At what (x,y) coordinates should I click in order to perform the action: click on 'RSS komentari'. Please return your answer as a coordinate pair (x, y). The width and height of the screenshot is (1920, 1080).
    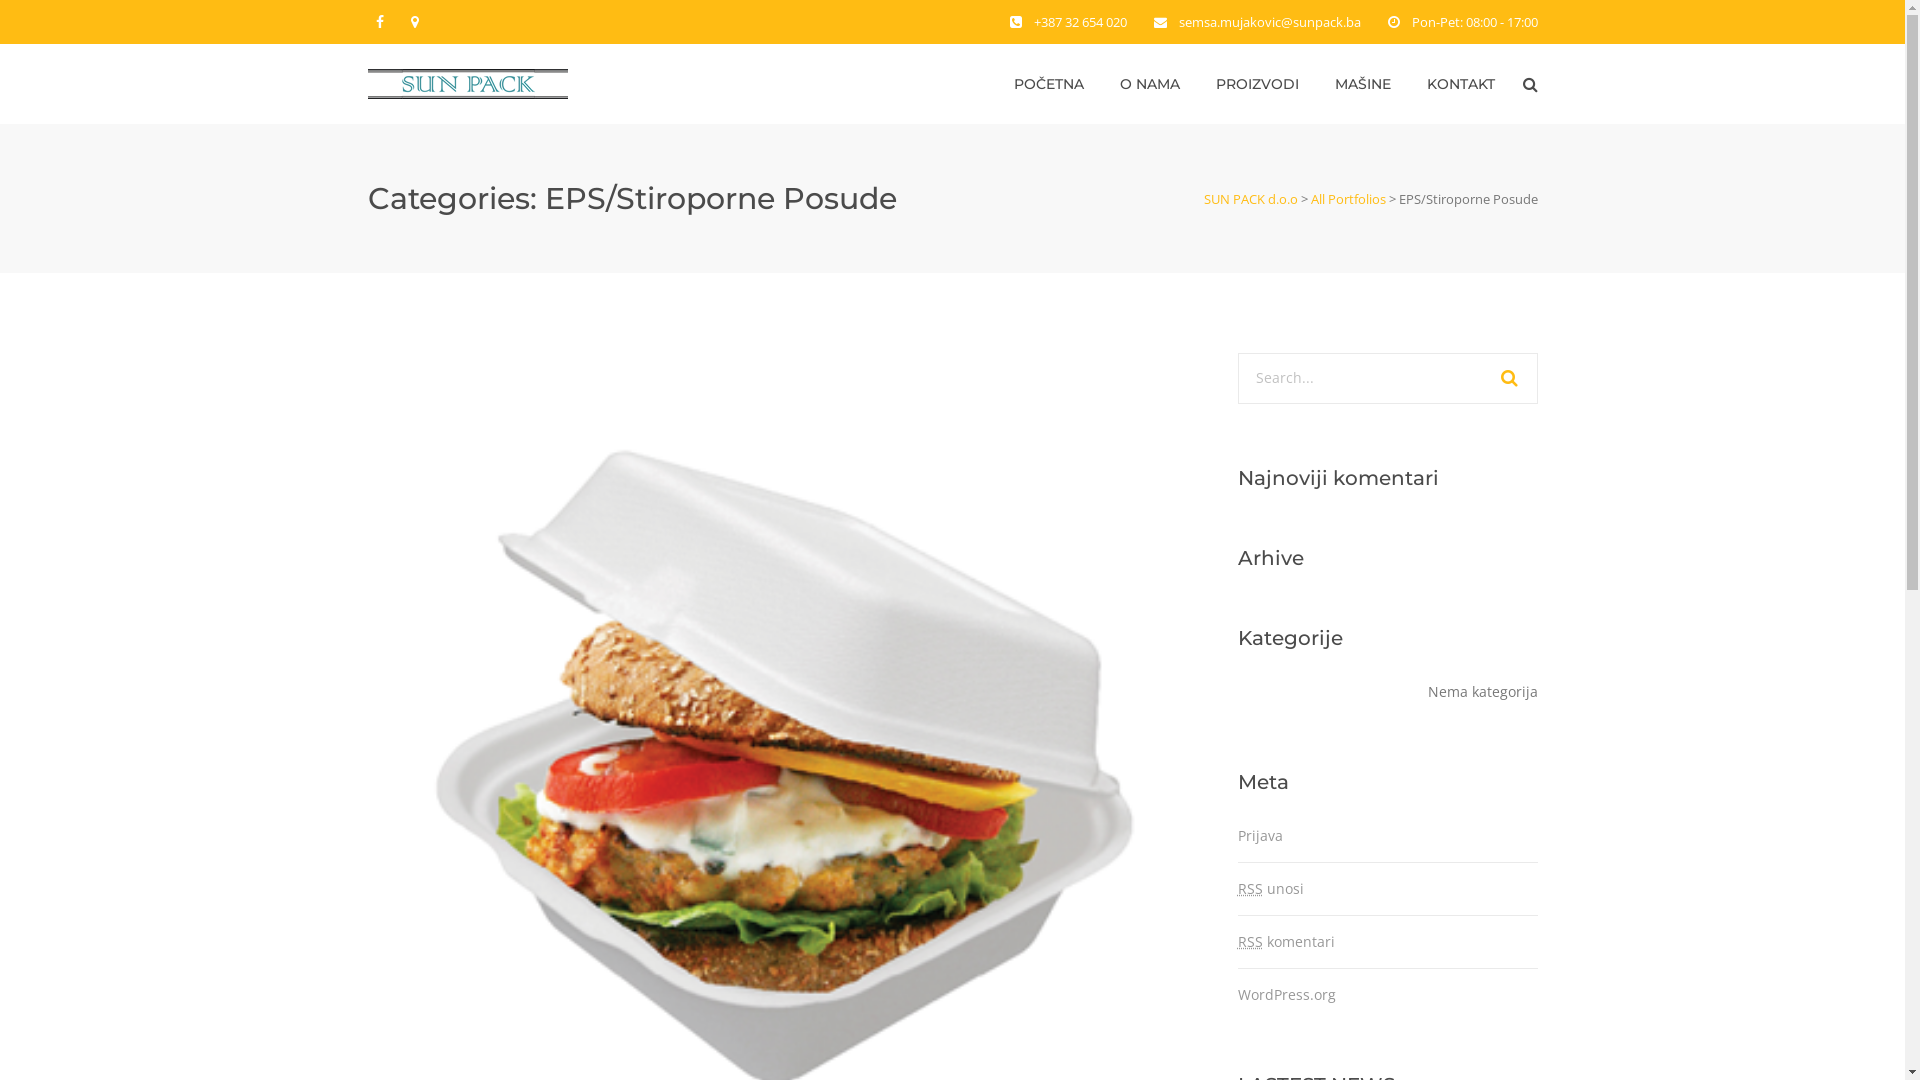
    Looking at the image, I should click on (1286, 941).